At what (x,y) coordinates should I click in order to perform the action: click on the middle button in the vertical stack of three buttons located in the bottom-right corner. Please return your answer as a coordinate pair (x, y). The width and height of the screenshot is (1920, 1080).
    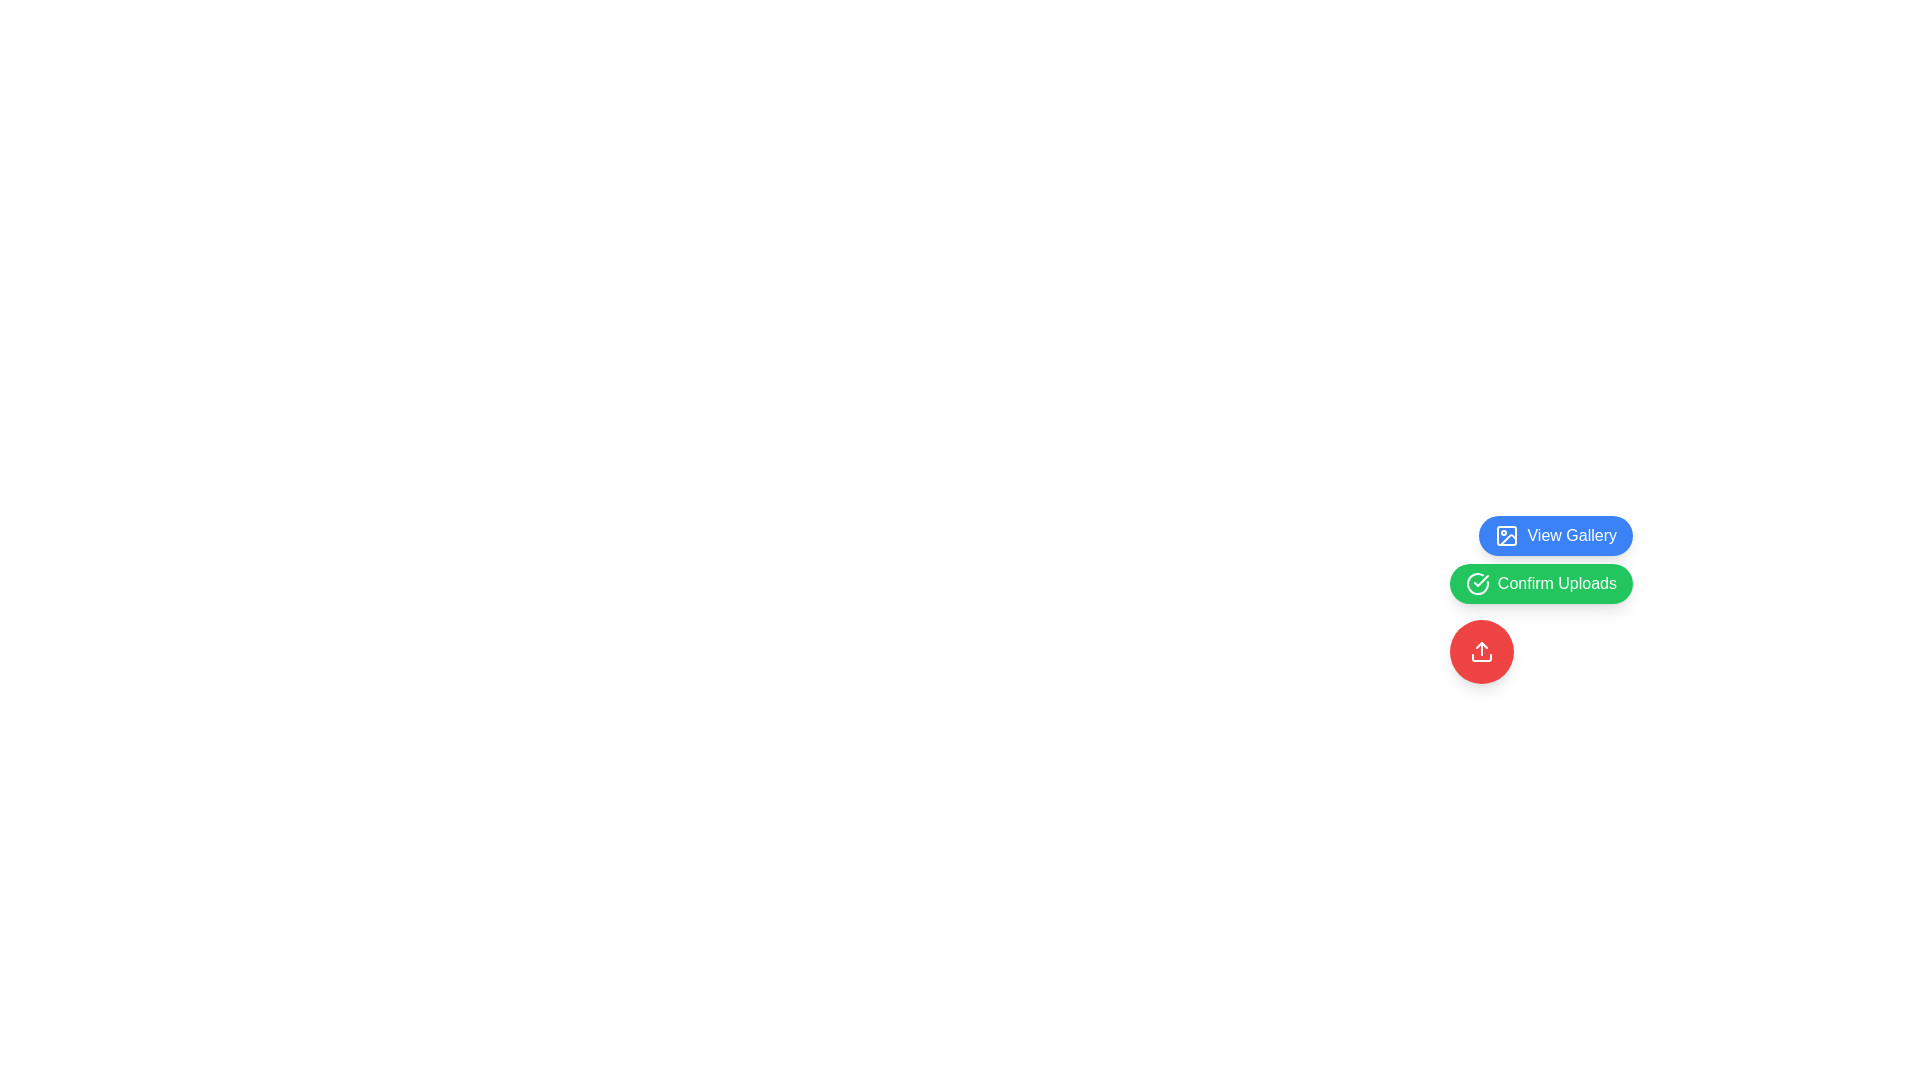
    Looking at the image, I should click on (1540, 599).